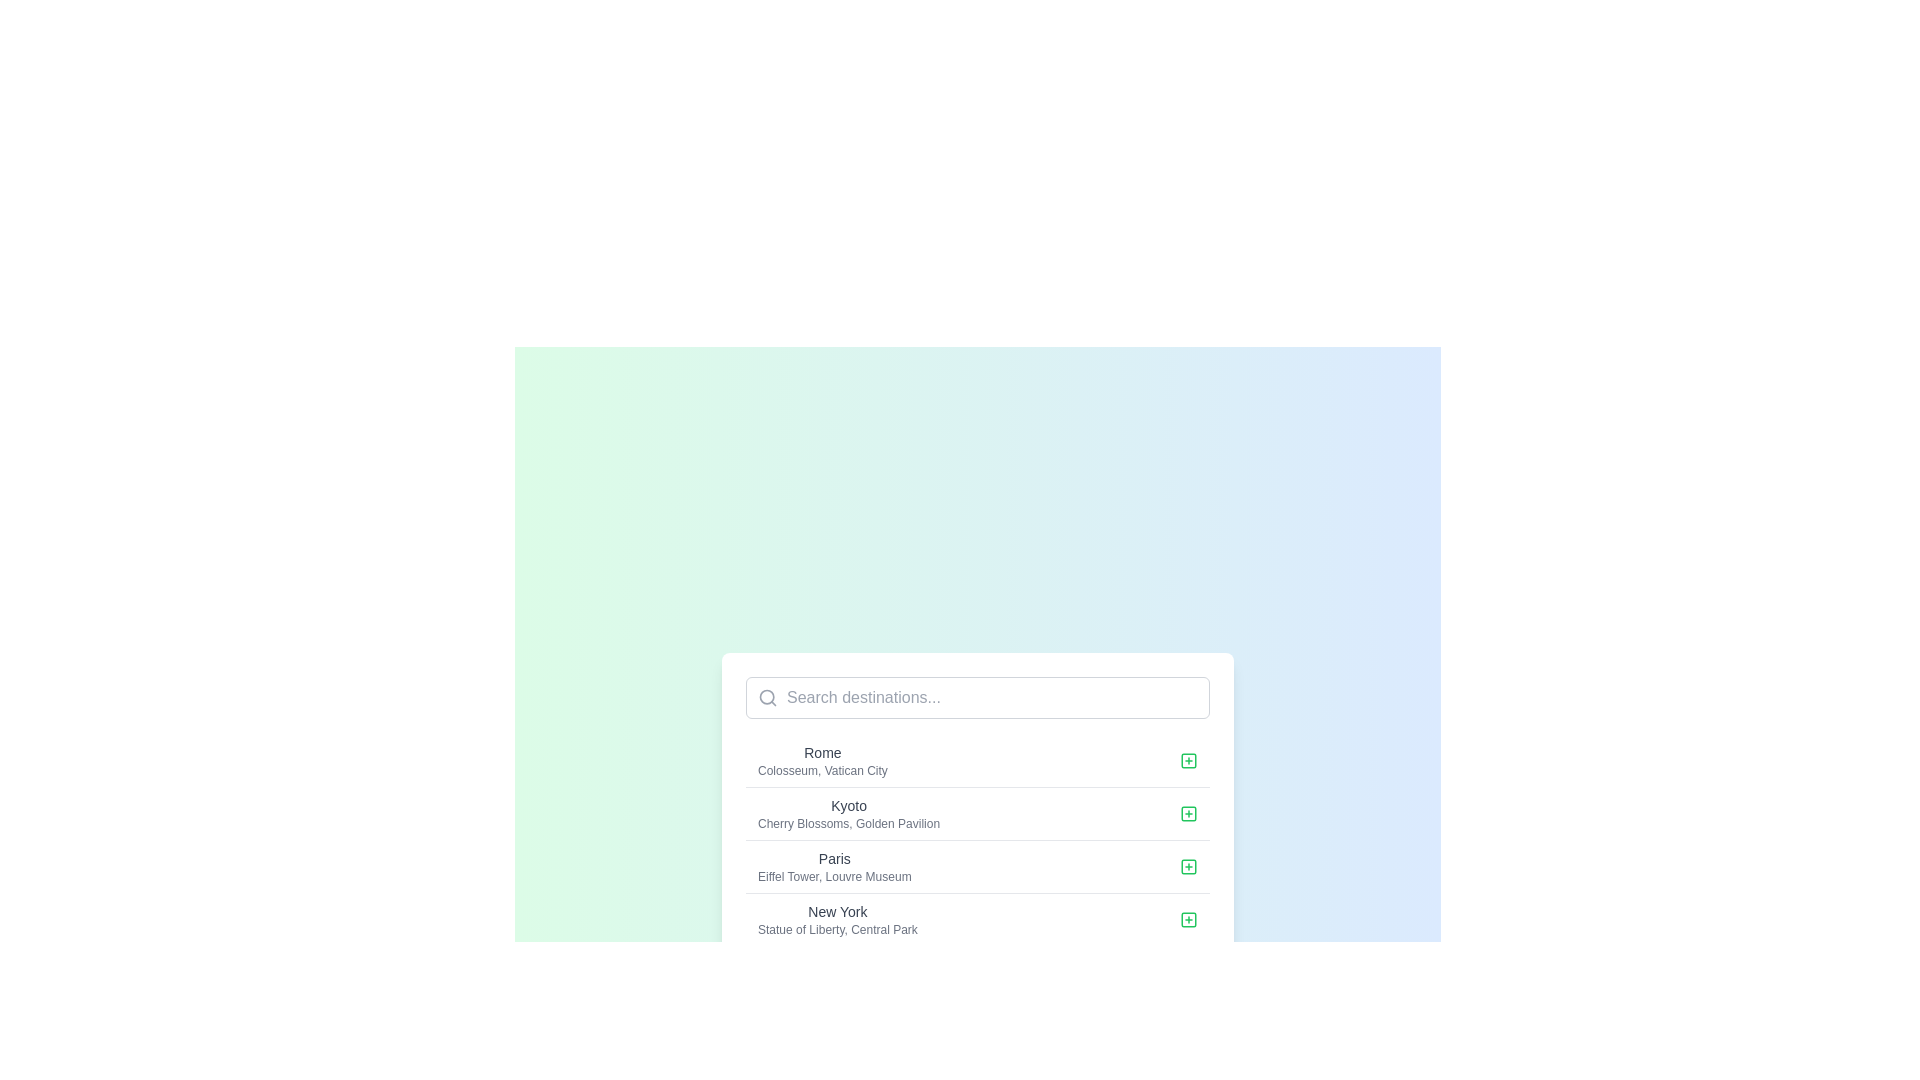 Image resolution: width=1920 pixels, height=1080 pixels. Describe the element at coordinates (849, 813) in the screenshot. I see `to select the list item for 'Kyoto' as a destination from the dropdown list` at that location.